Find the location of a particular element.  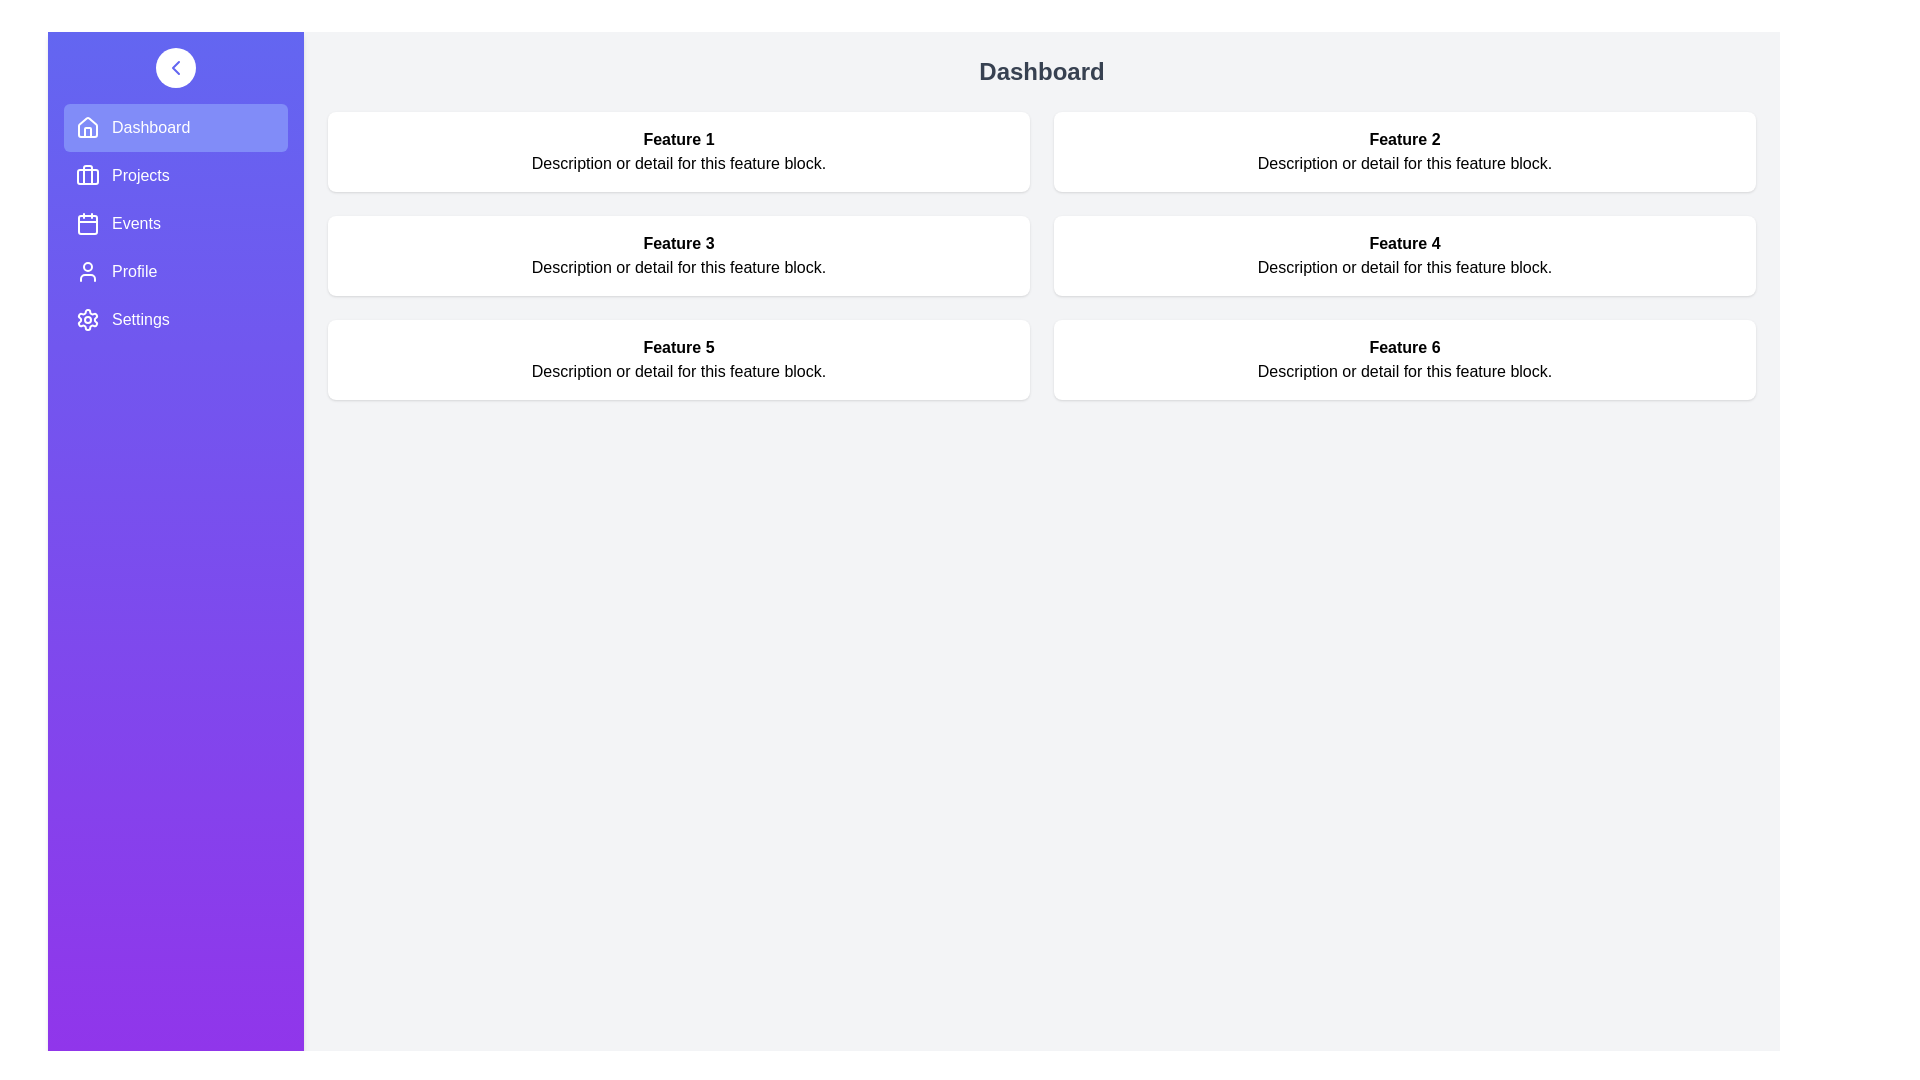

the navigation menu item Settings is located at coordinates (176, 319).